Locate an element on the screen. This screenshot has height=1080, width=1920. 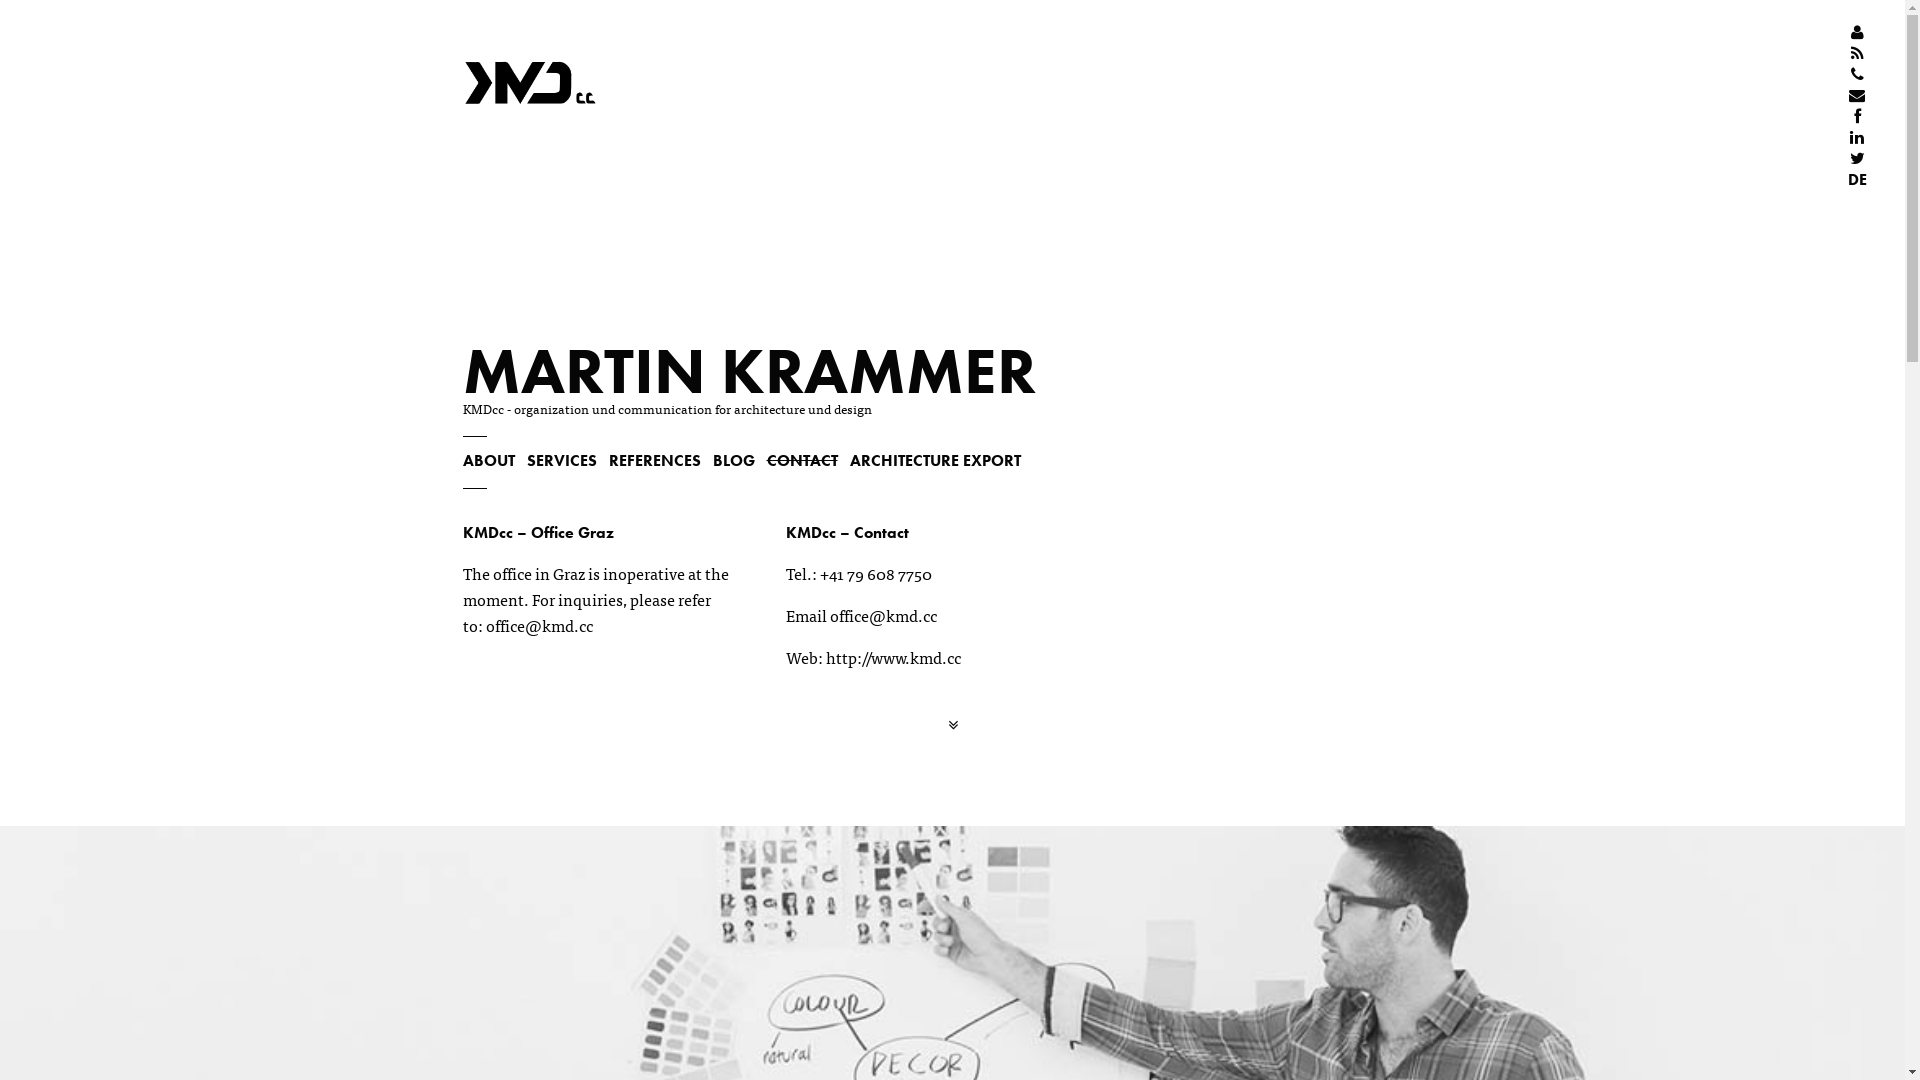
'CONTACT' is located at coordinates (801, 460).